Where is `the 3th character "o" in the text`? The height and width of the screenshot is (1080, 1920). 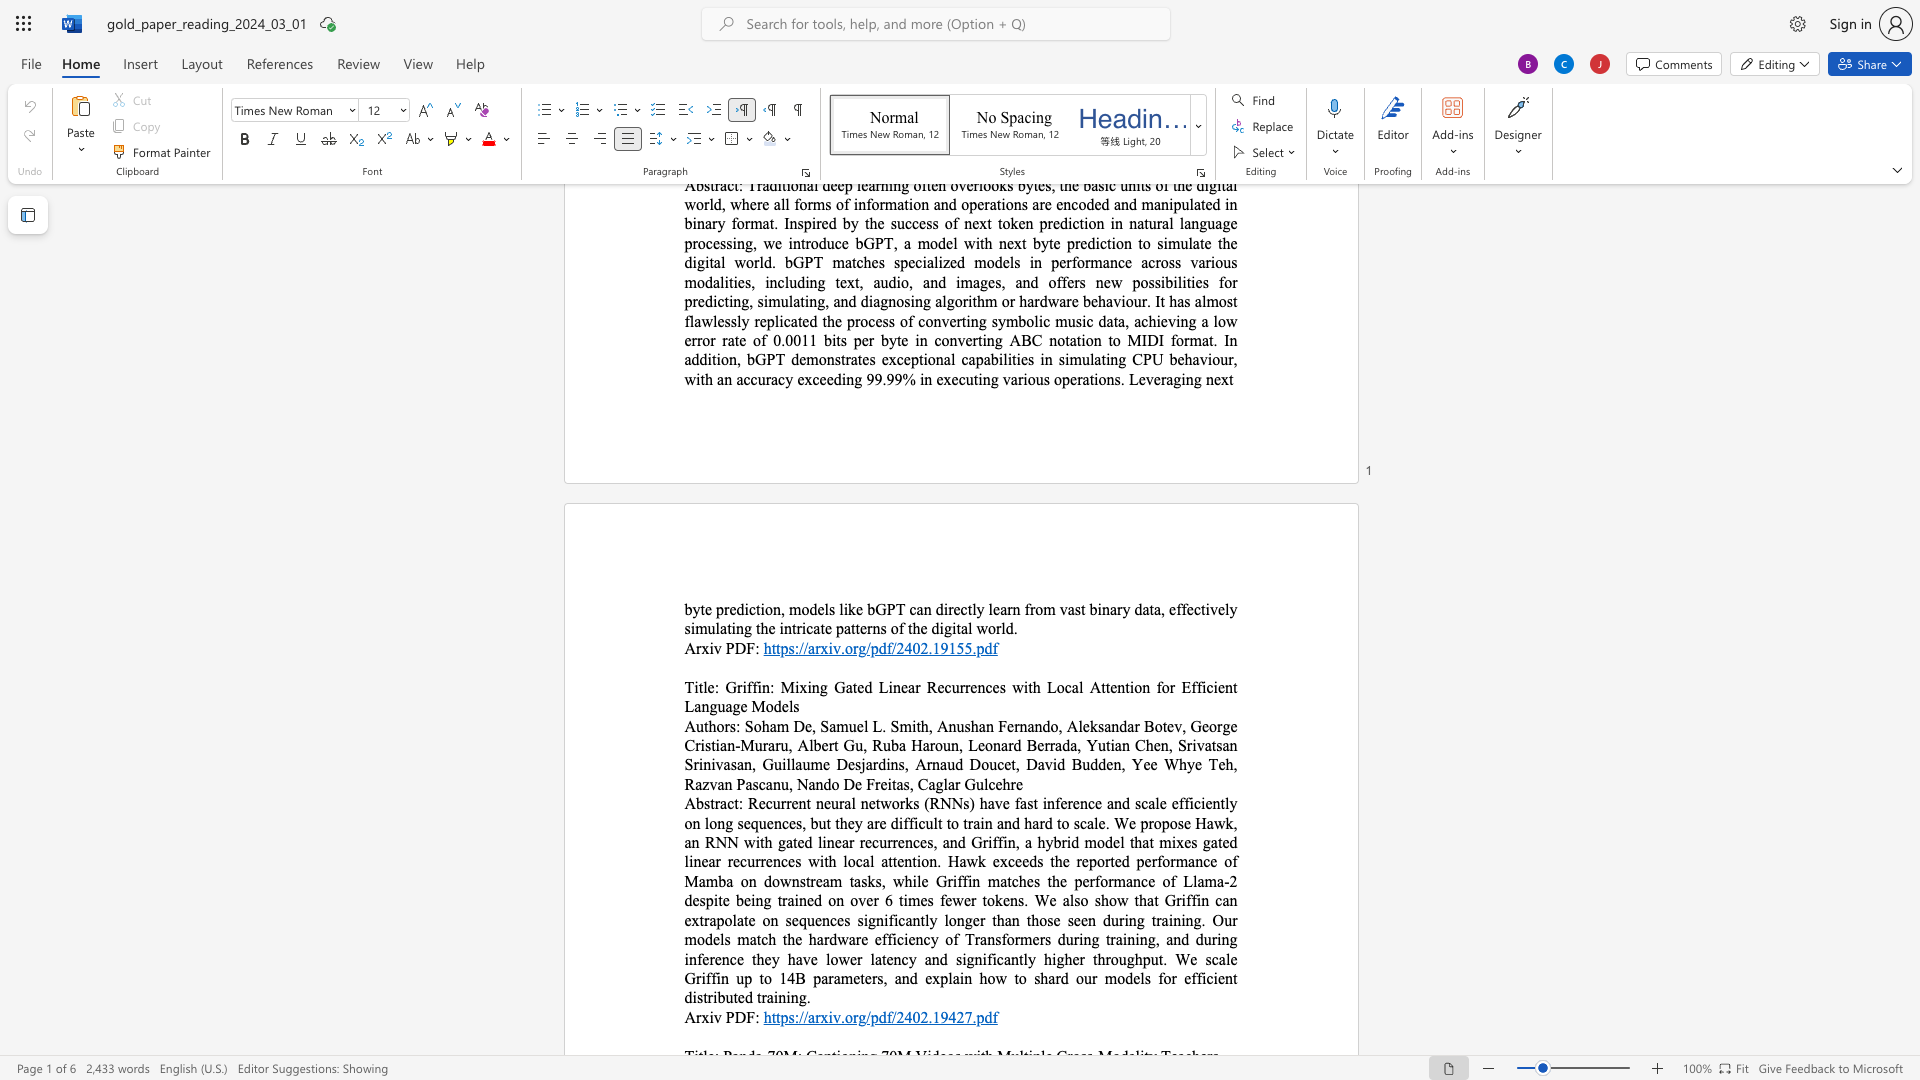
the 3th character "o" in the text is located at coordinates (1158, 726).